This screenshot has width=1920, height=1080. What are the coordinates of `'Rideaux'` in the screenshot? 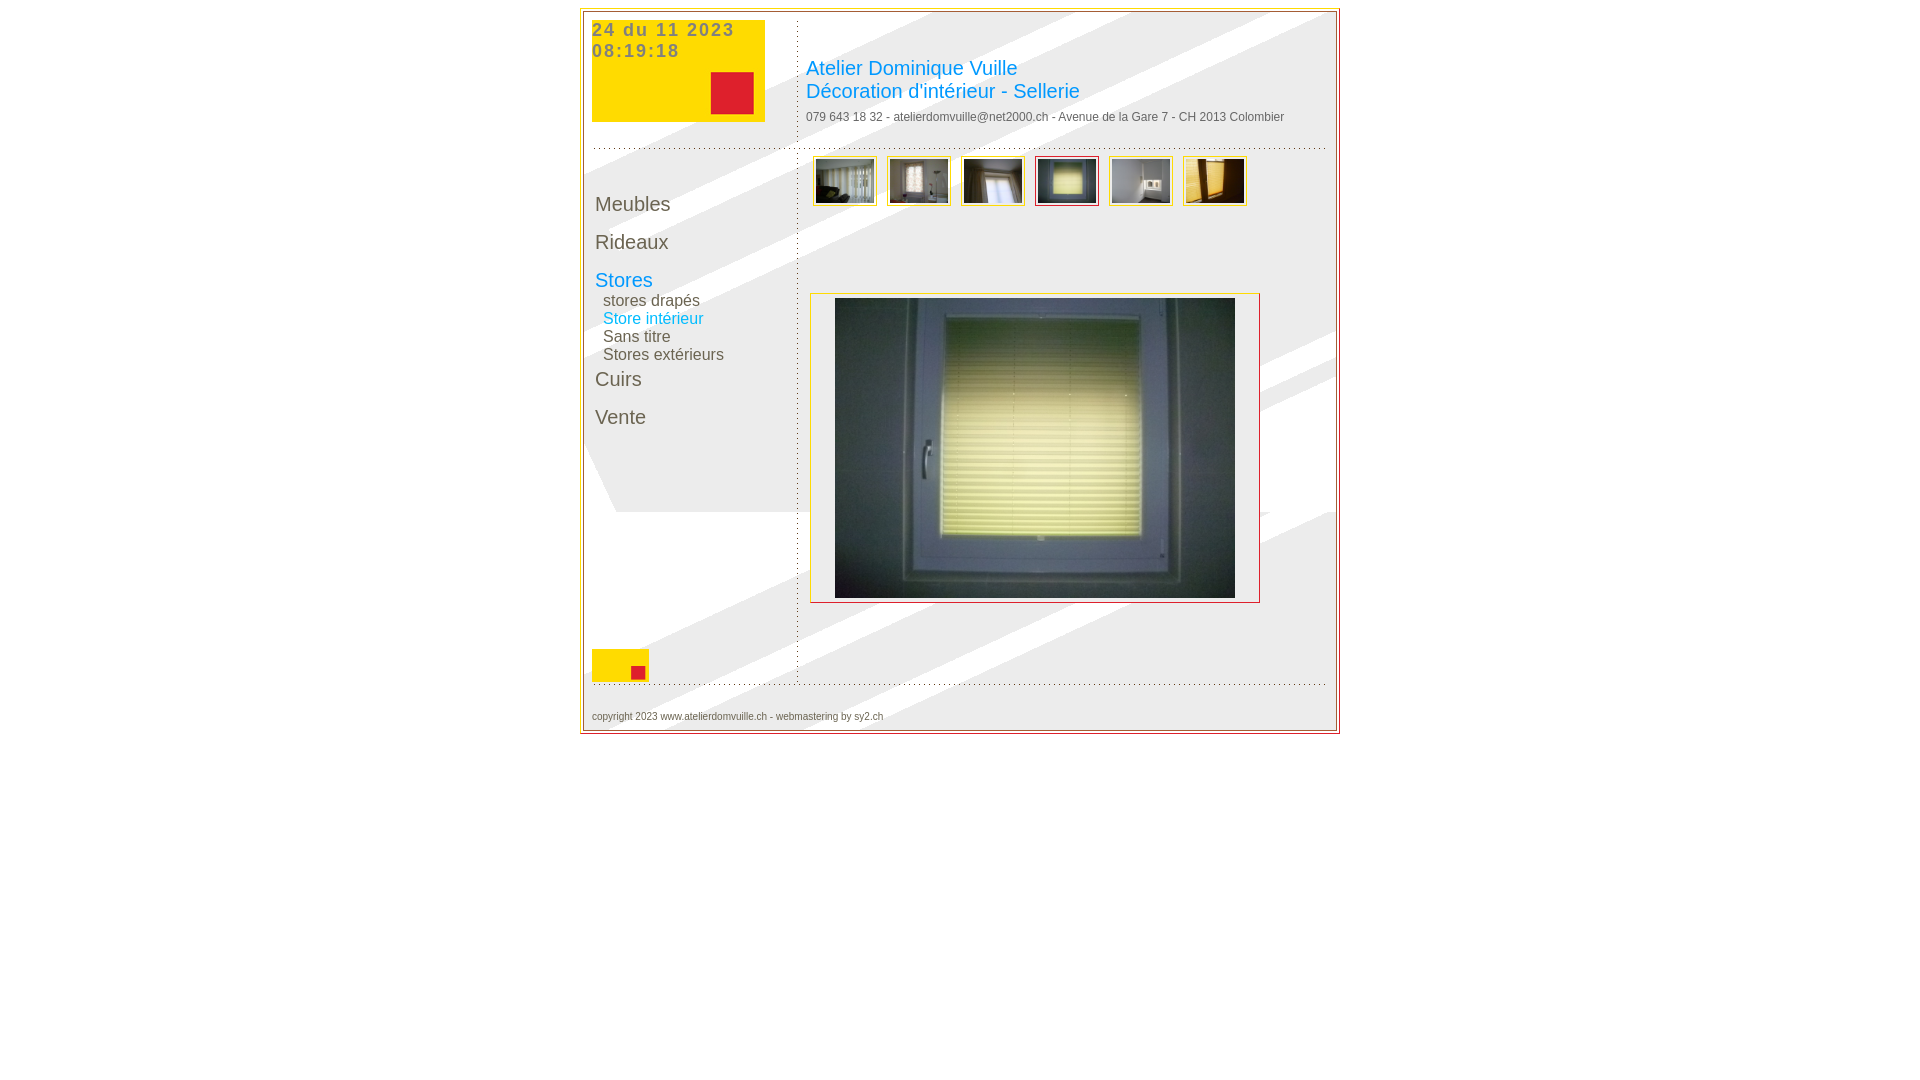 It's located at (630, 241).